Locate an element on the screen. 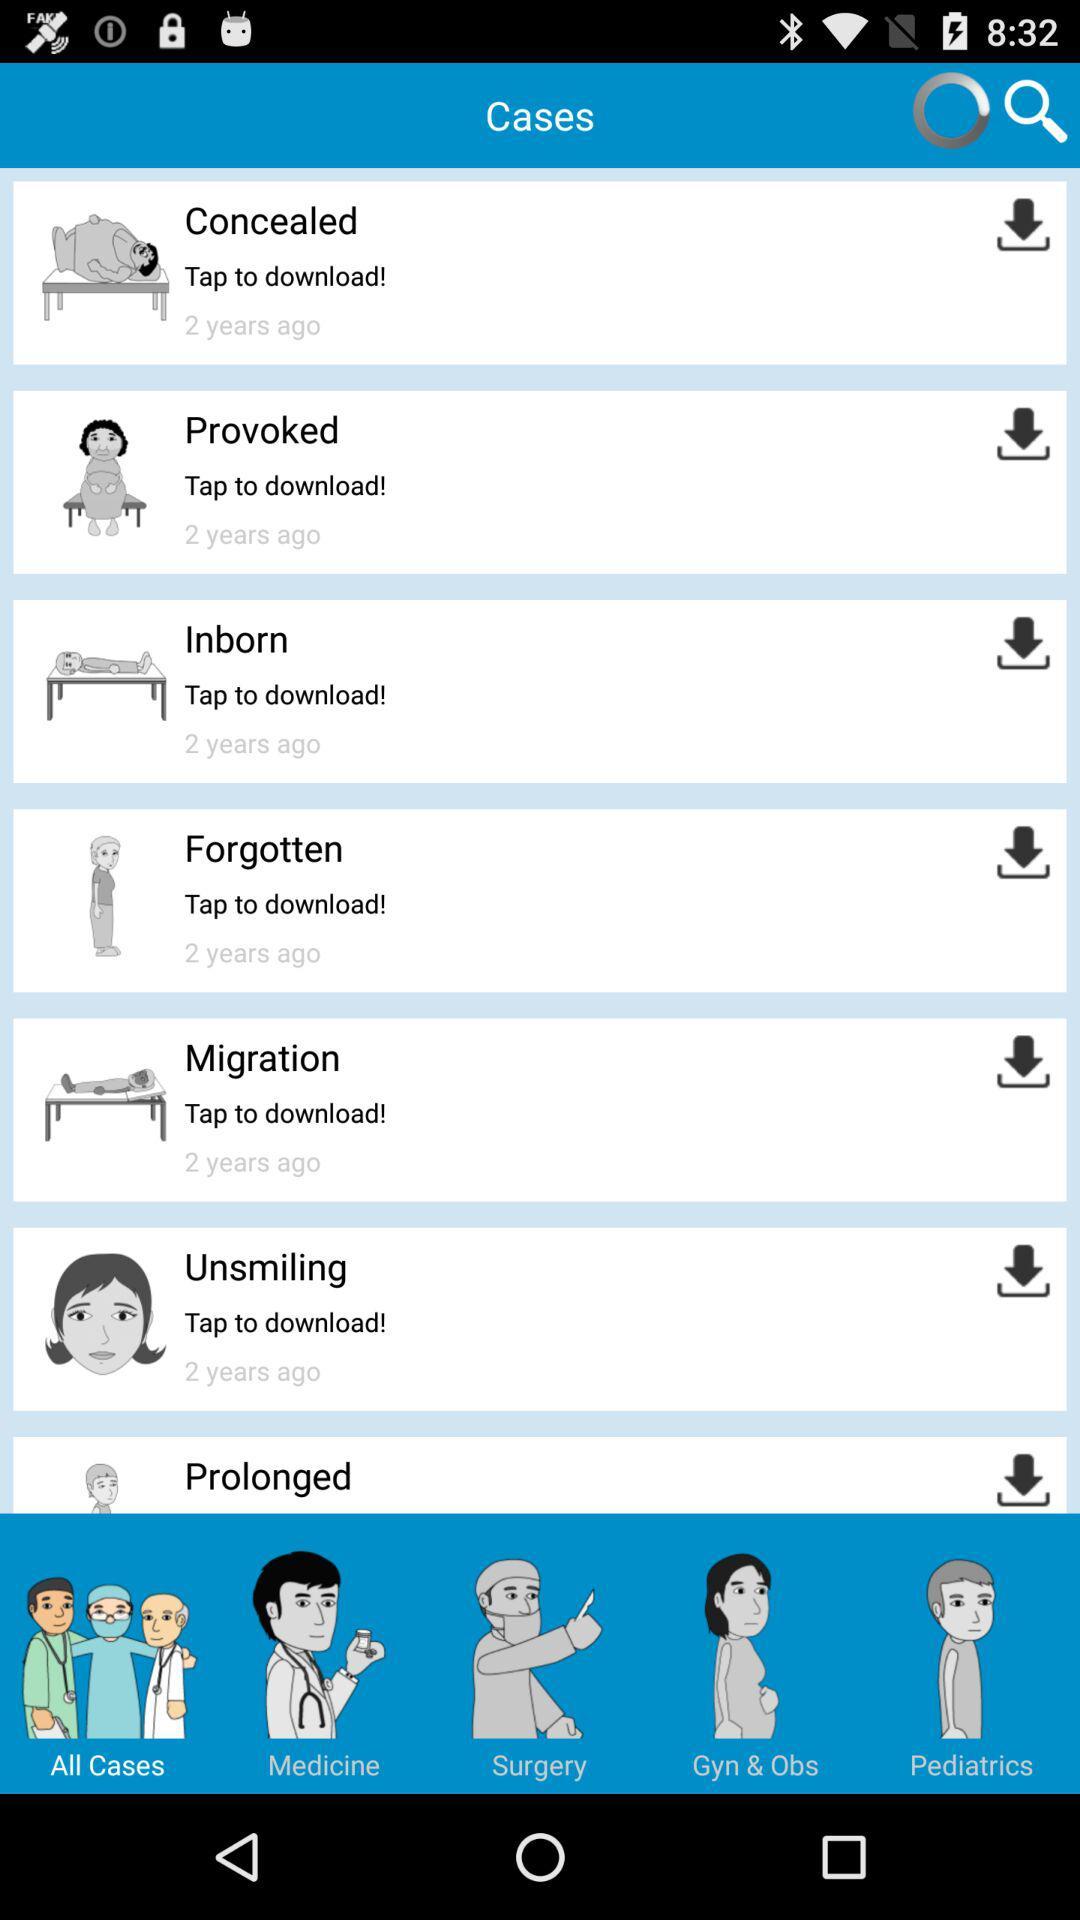 This screenshot has height=1920, width=1080. item below the cases is located at coordinates (271, 219).